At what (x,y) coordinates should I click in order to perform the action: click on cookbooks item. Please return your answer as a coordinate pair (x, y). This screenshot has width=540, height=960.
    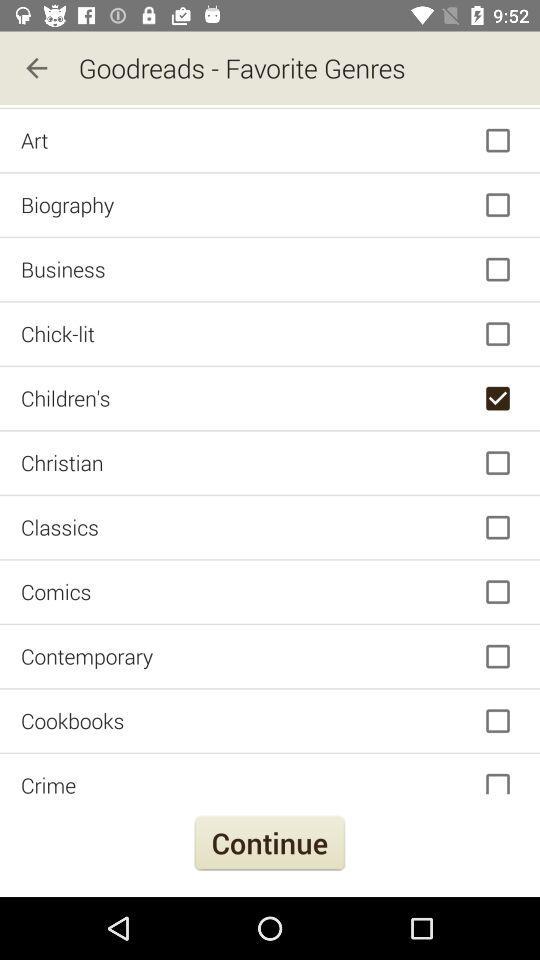
    Looking at the image, I should click on (270, 720).